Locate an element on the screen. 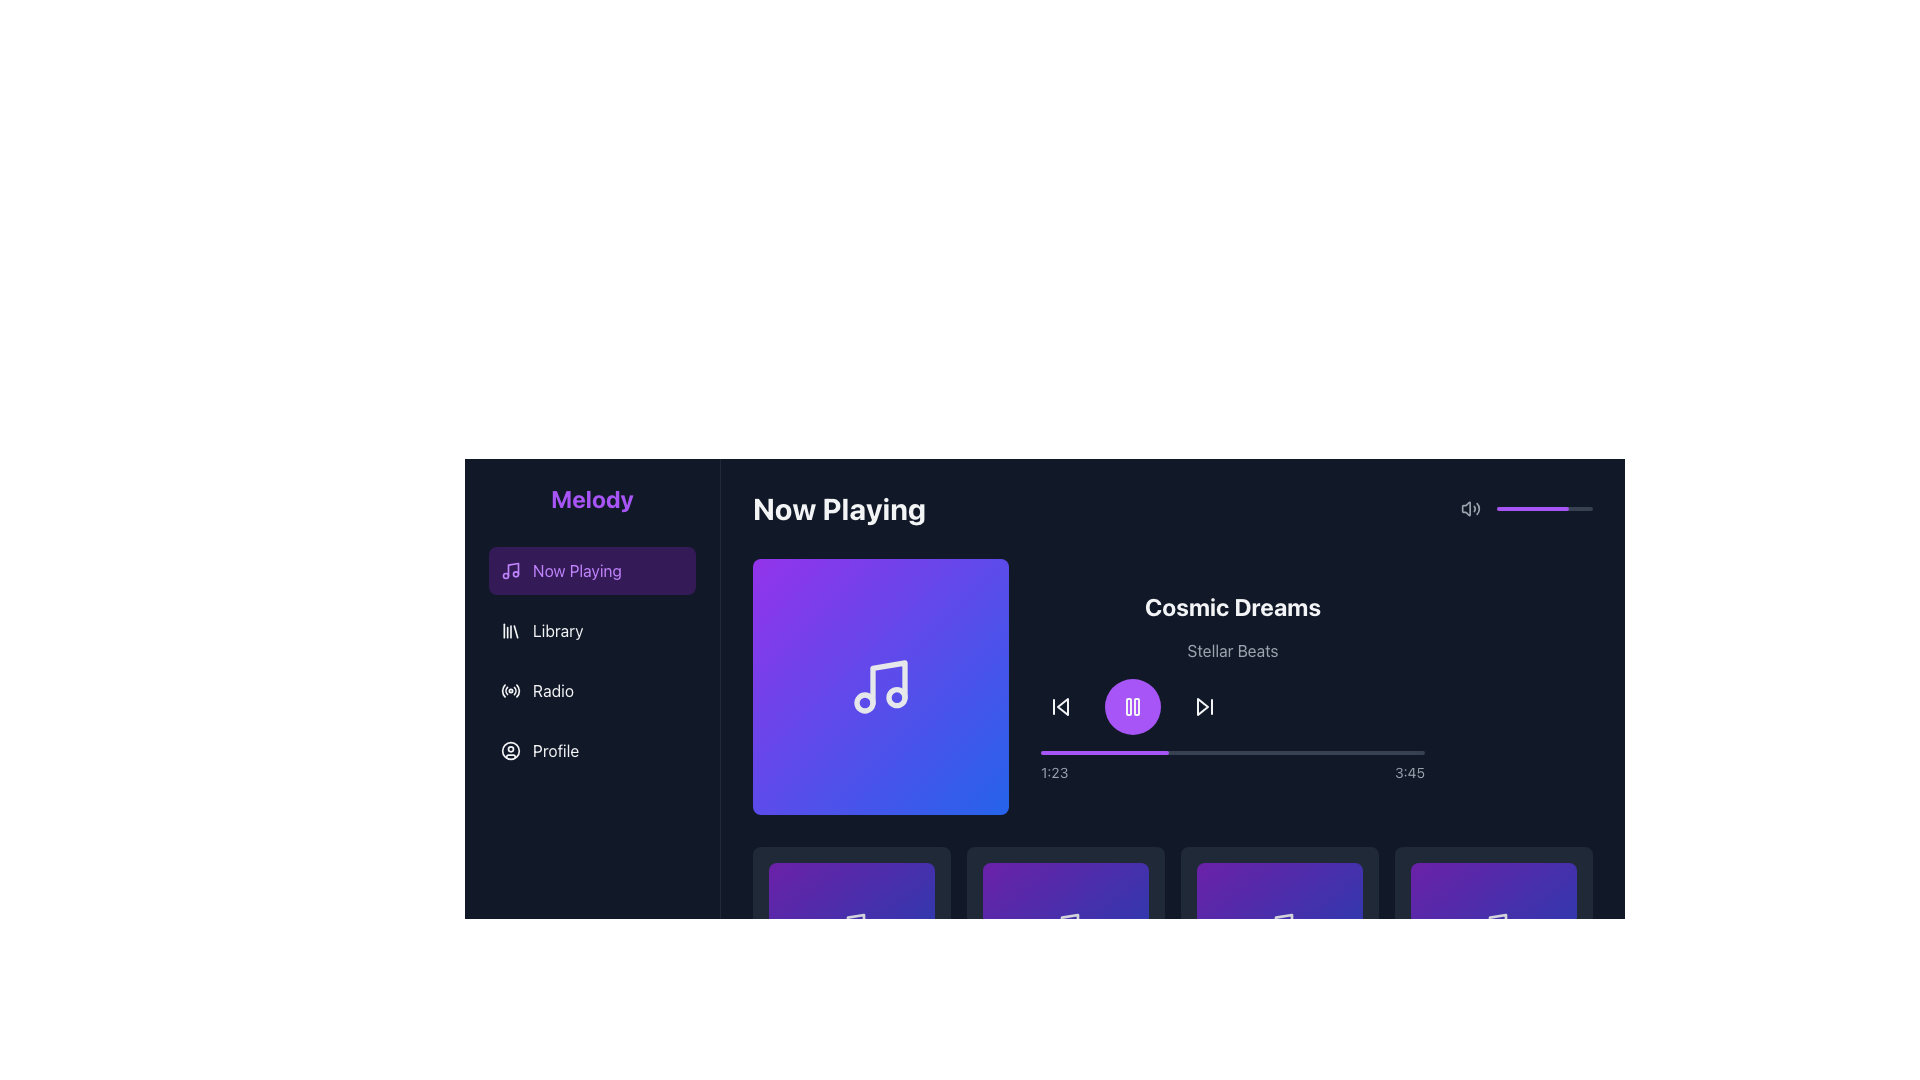 The width and height of the screenshot is (1920, 1080). the slider is located at coordinates (1570, 508).